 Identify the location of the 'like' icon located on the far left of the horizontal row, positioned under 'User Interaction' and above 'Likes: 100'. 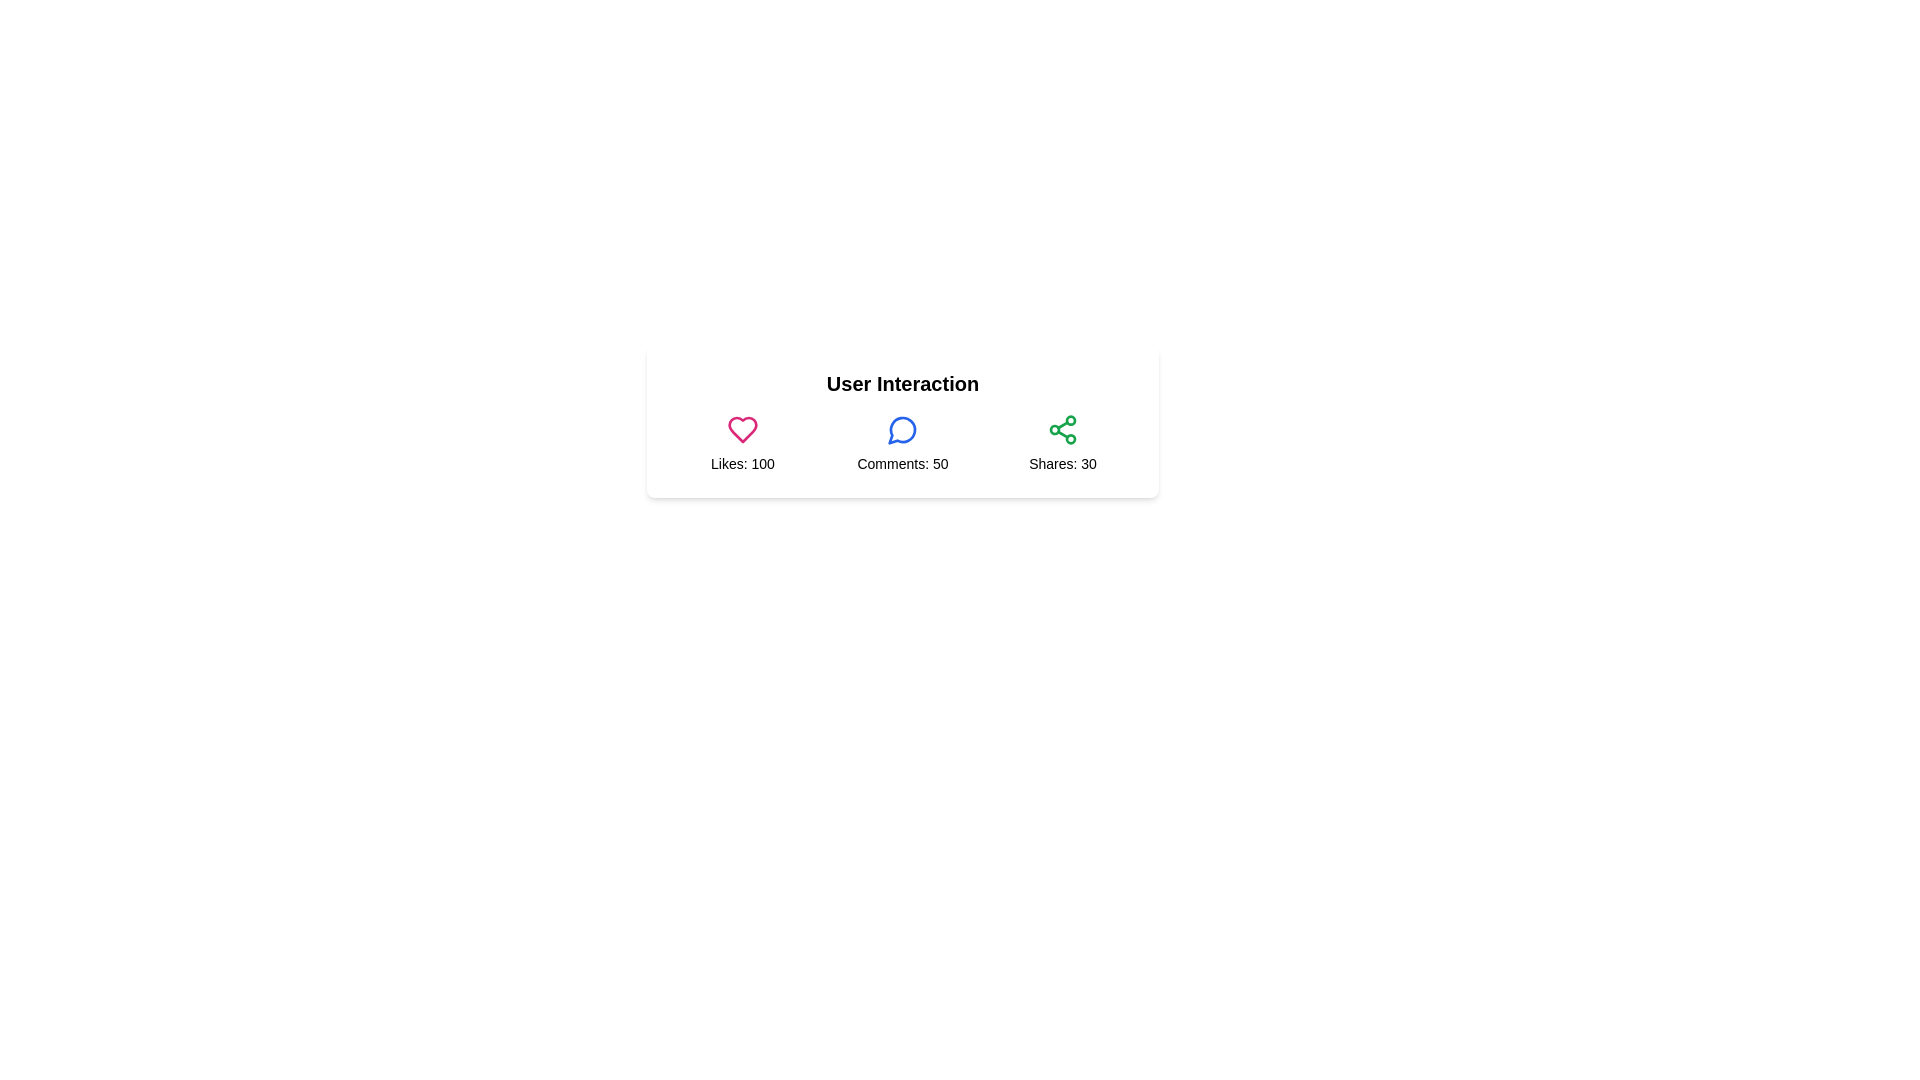
(742, 428).